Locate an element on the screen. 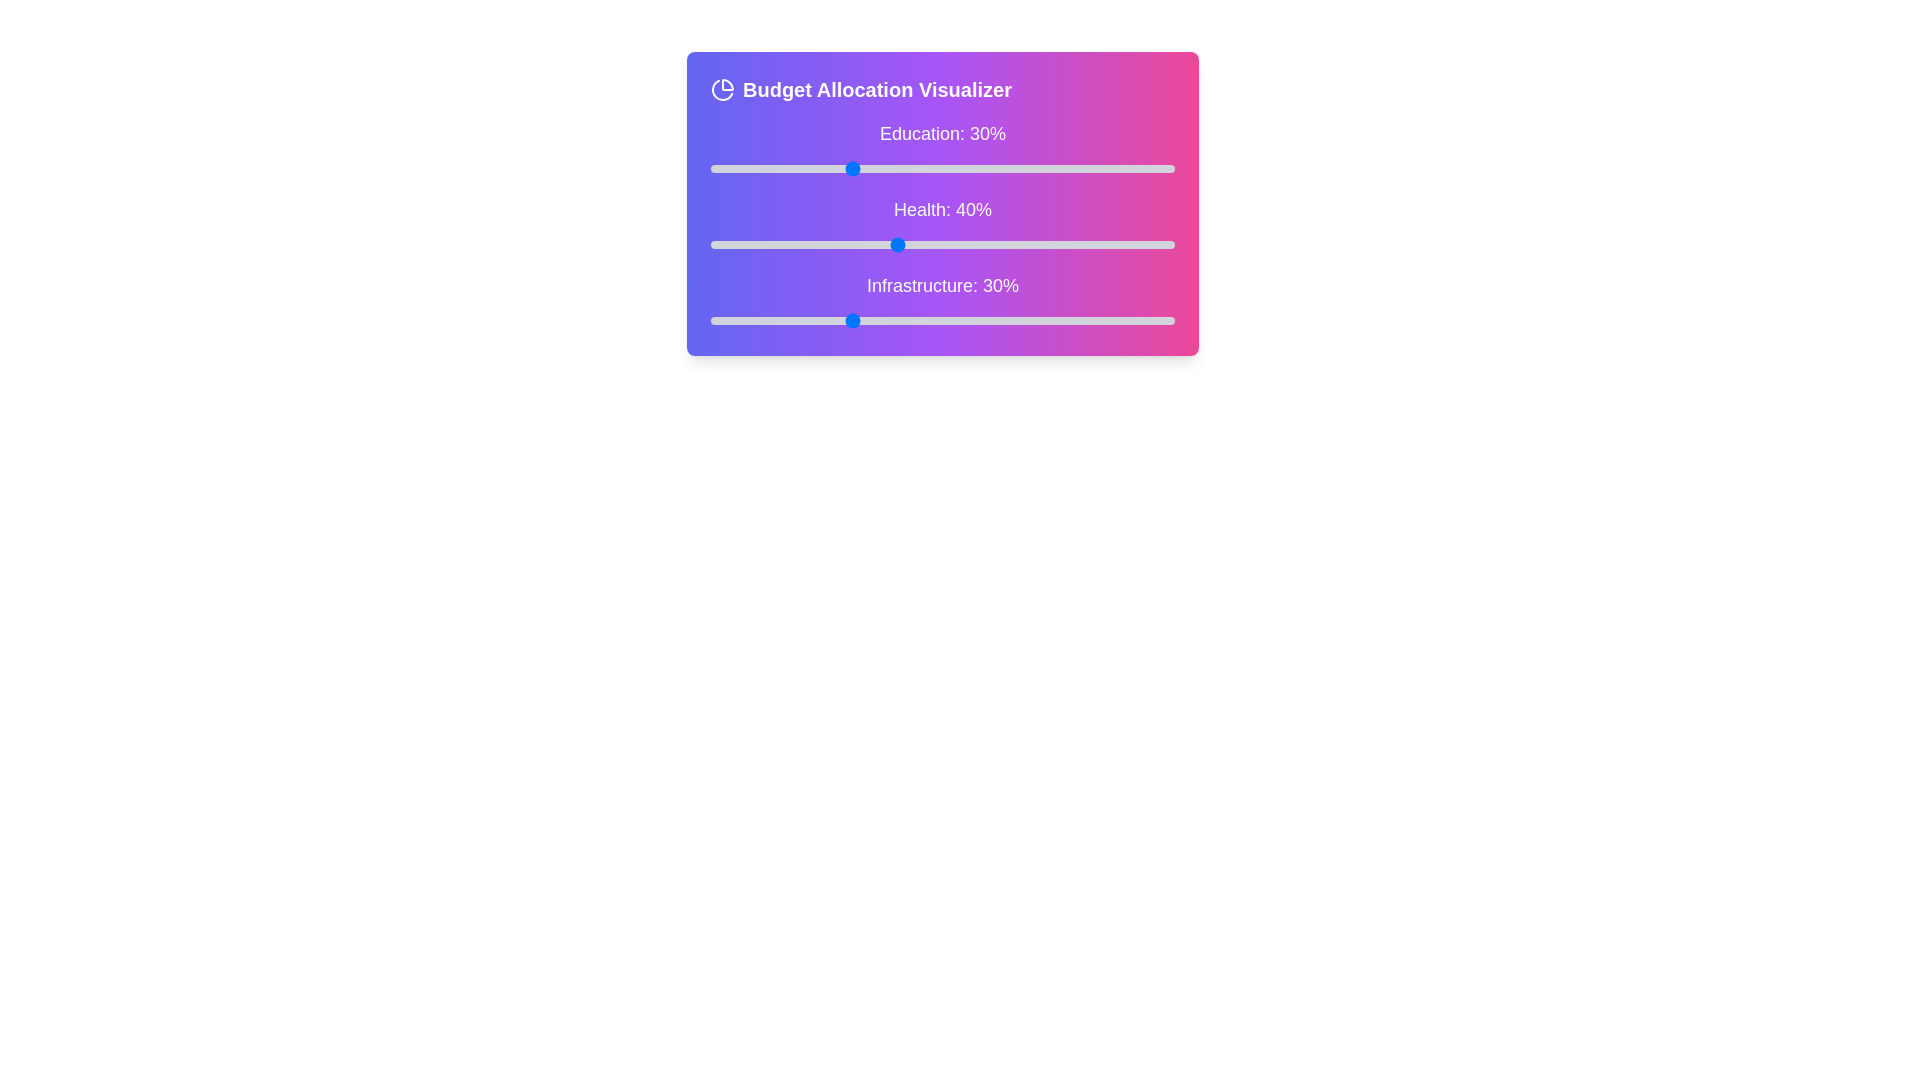 The width and height of the screenshot is (1920, 1080). the slider track of the 'Health: 40%' component located in the second section of the 'Budget Allocation Visualizer' layout is located at coordinates (941, 225).